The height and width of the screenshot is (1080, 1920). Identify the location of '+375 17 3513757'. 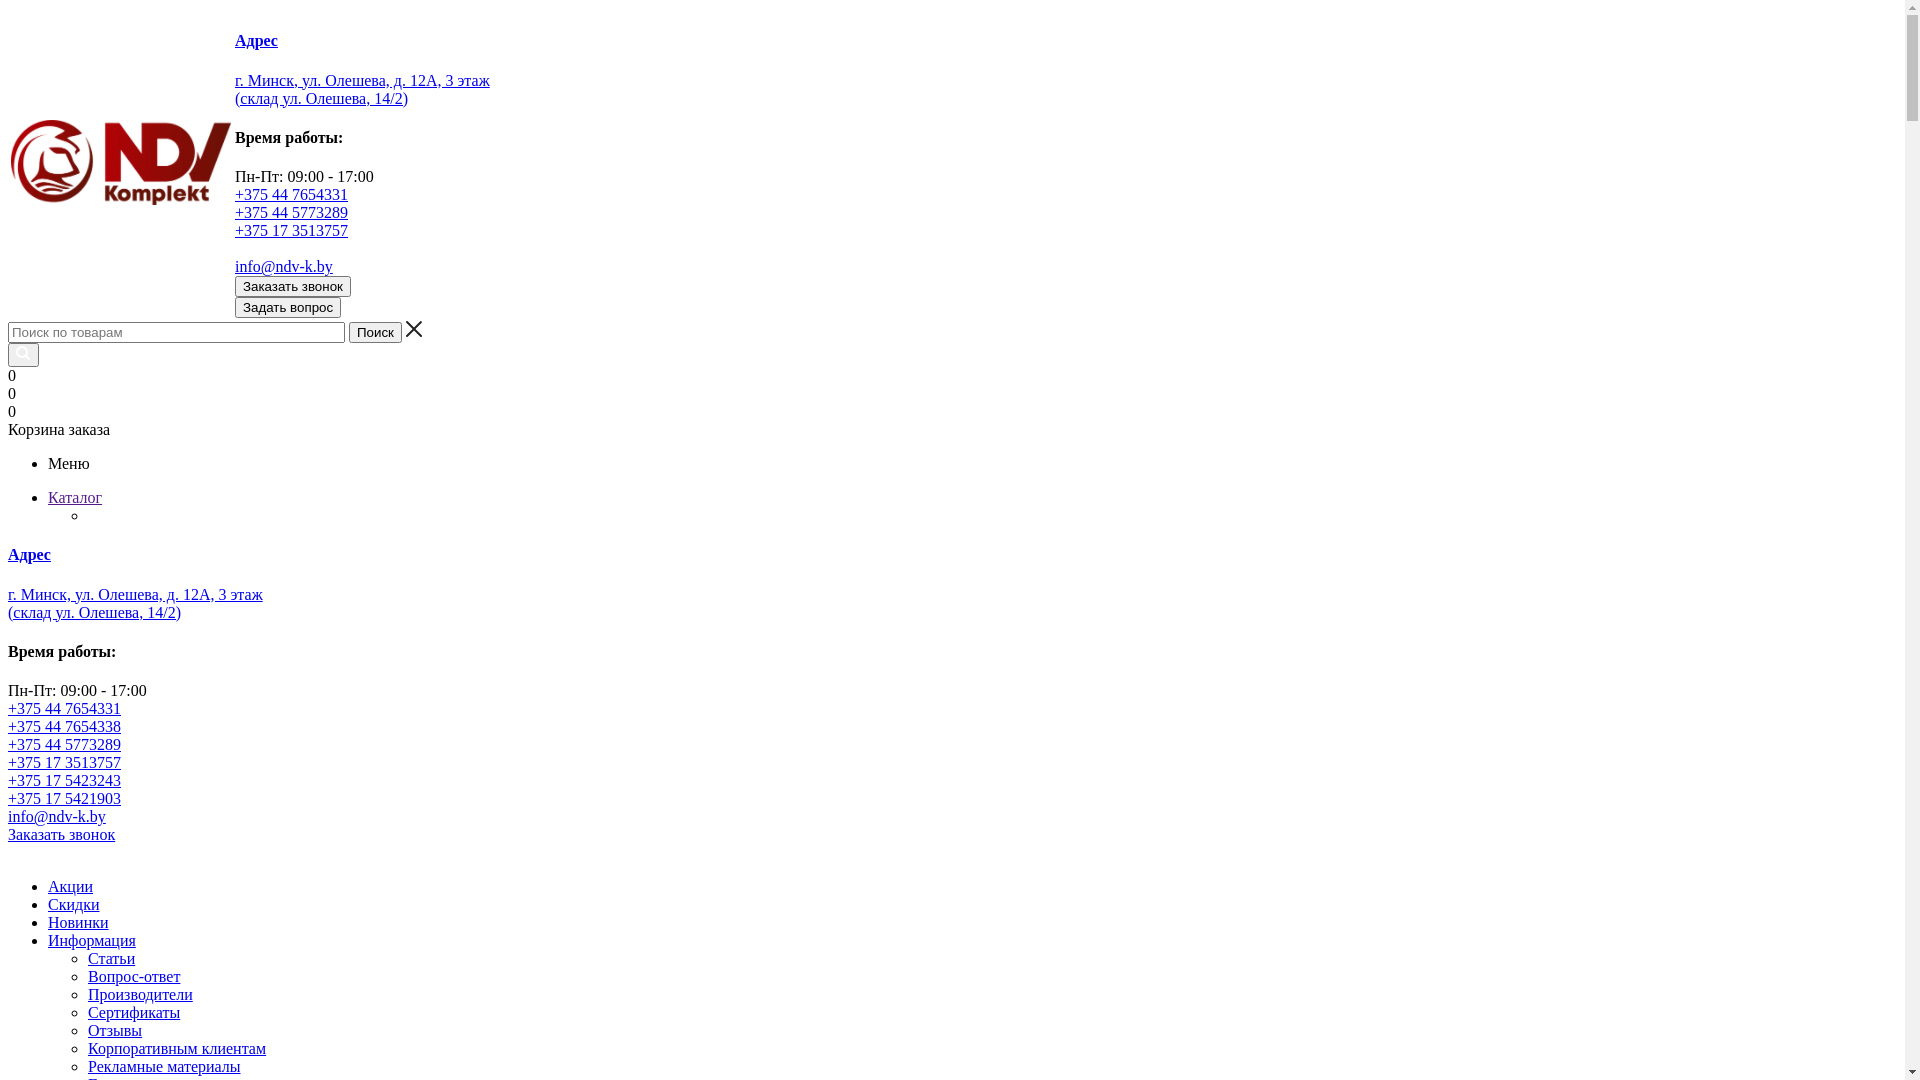
(64, 762).